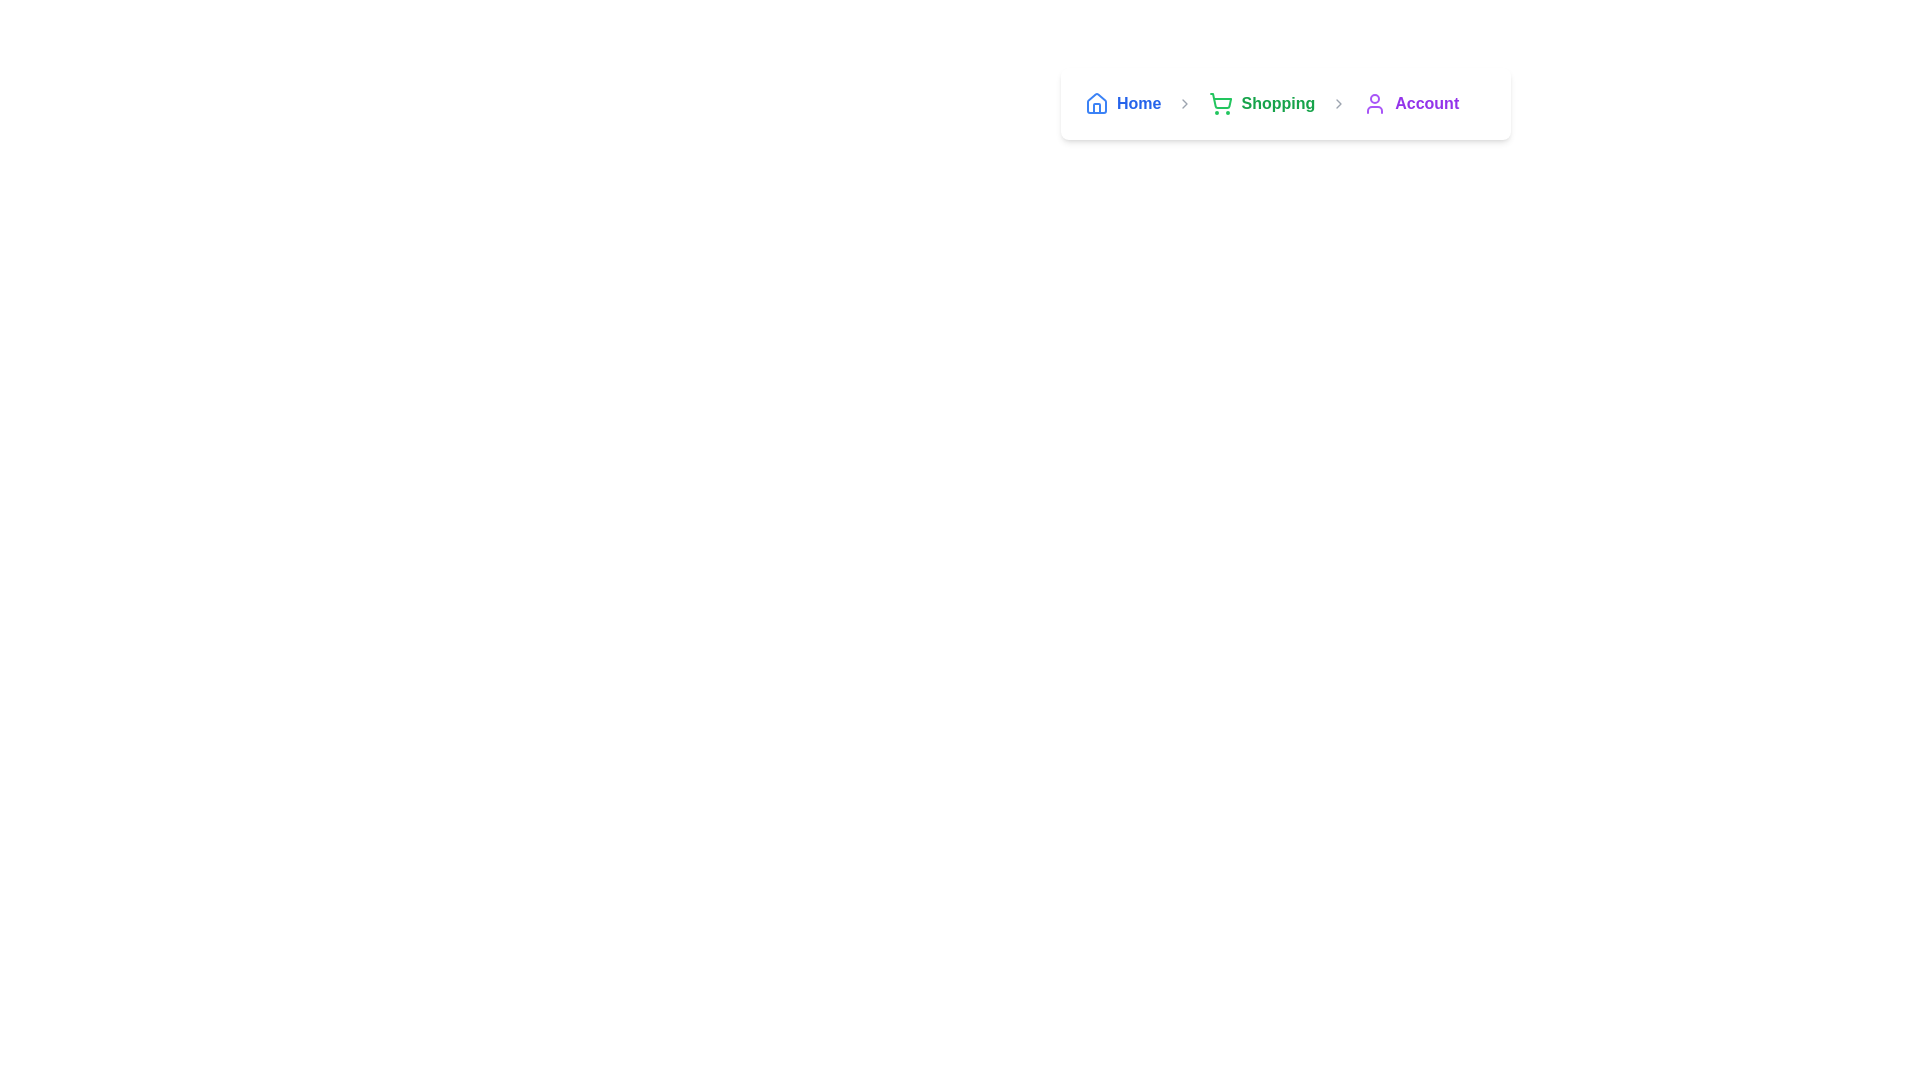 The image size is (1920, 1080). I want to click on the door feature of the house icon in the breadcrumb navigation bar, which is styled with clean lines and blue color, located at the top-left corner, so click(1096, 108).